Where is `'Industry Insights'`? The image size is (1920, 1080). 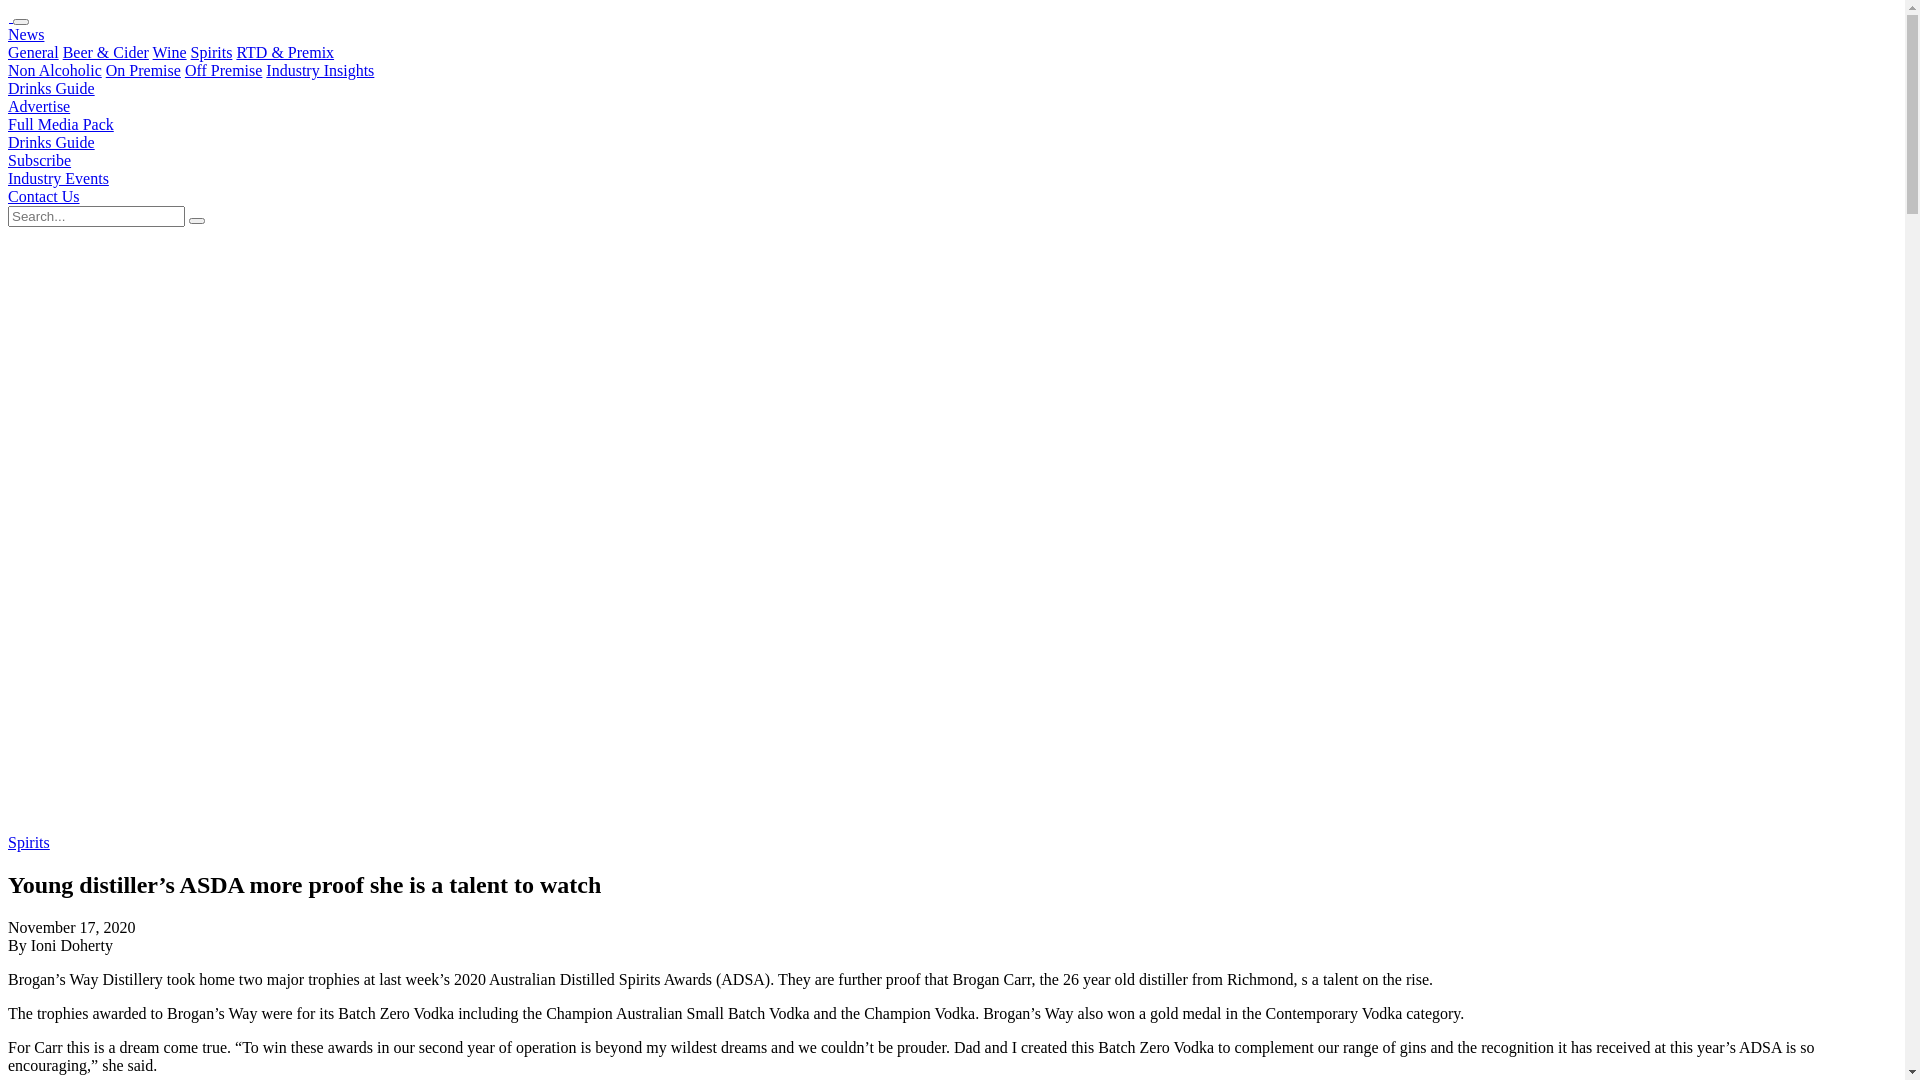 'Industry Insights' is located at coordinates (320, 69).